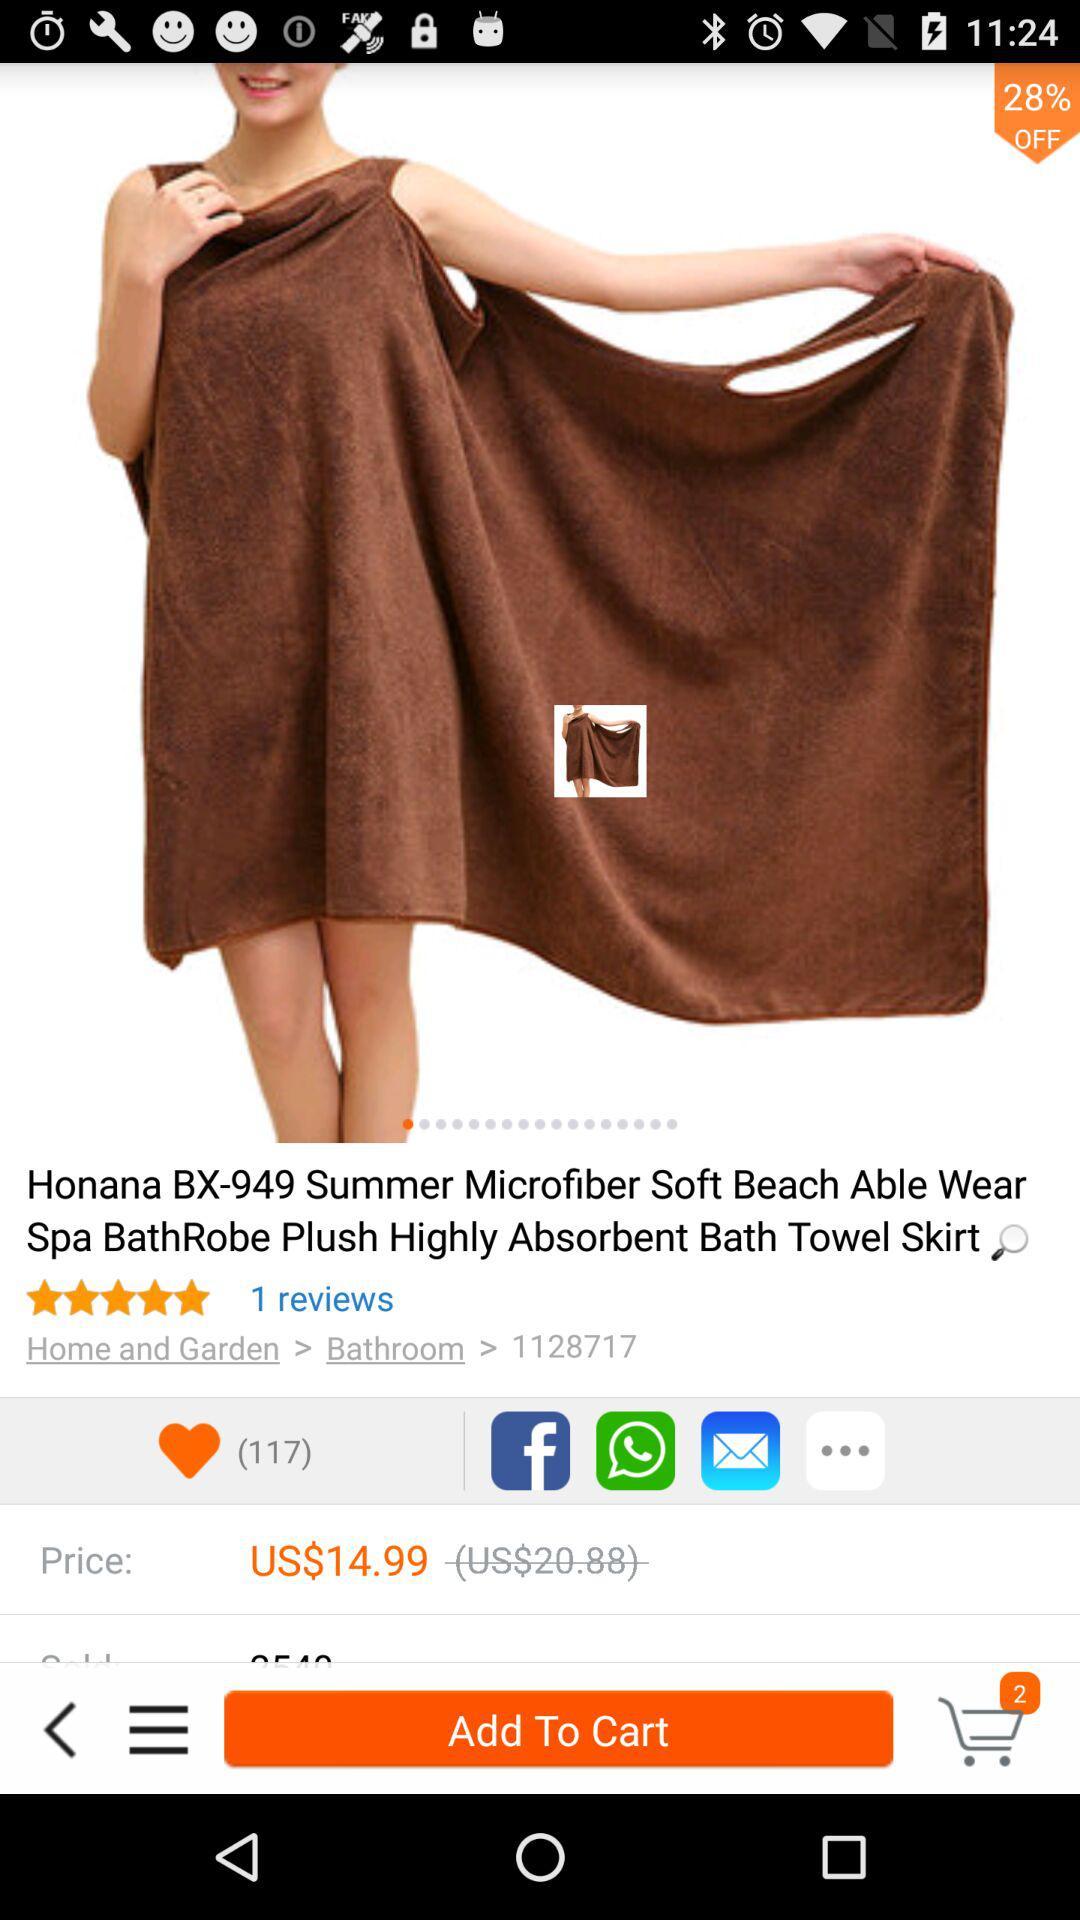 This screenshot has height=1920, width=1080. Describe the element at coordinates (407, 1124) in the screenshot. I see `first slide` at that location.